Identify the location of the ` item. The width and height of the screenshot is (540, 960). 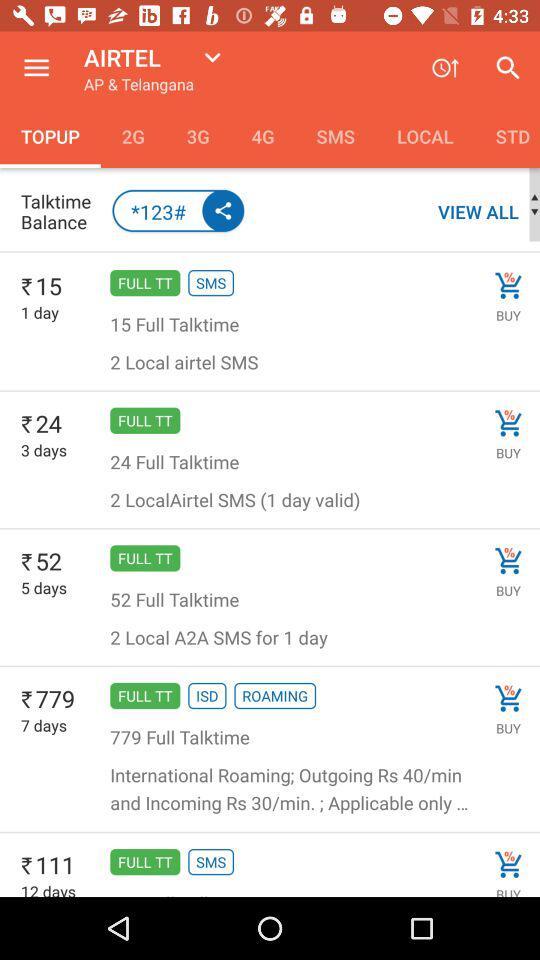
(26, 865).